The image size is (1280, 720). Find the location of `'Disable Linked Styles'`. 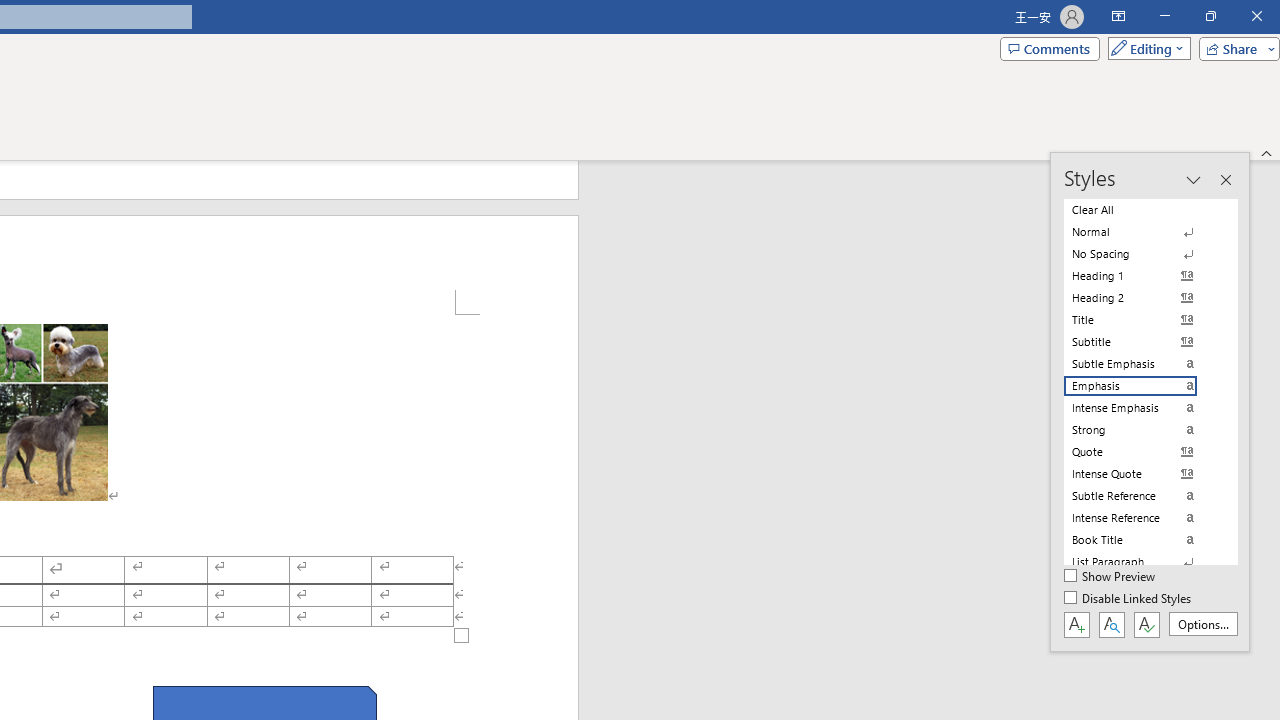

'Disable Linked Styles' is located at coordinates (1129, 598).